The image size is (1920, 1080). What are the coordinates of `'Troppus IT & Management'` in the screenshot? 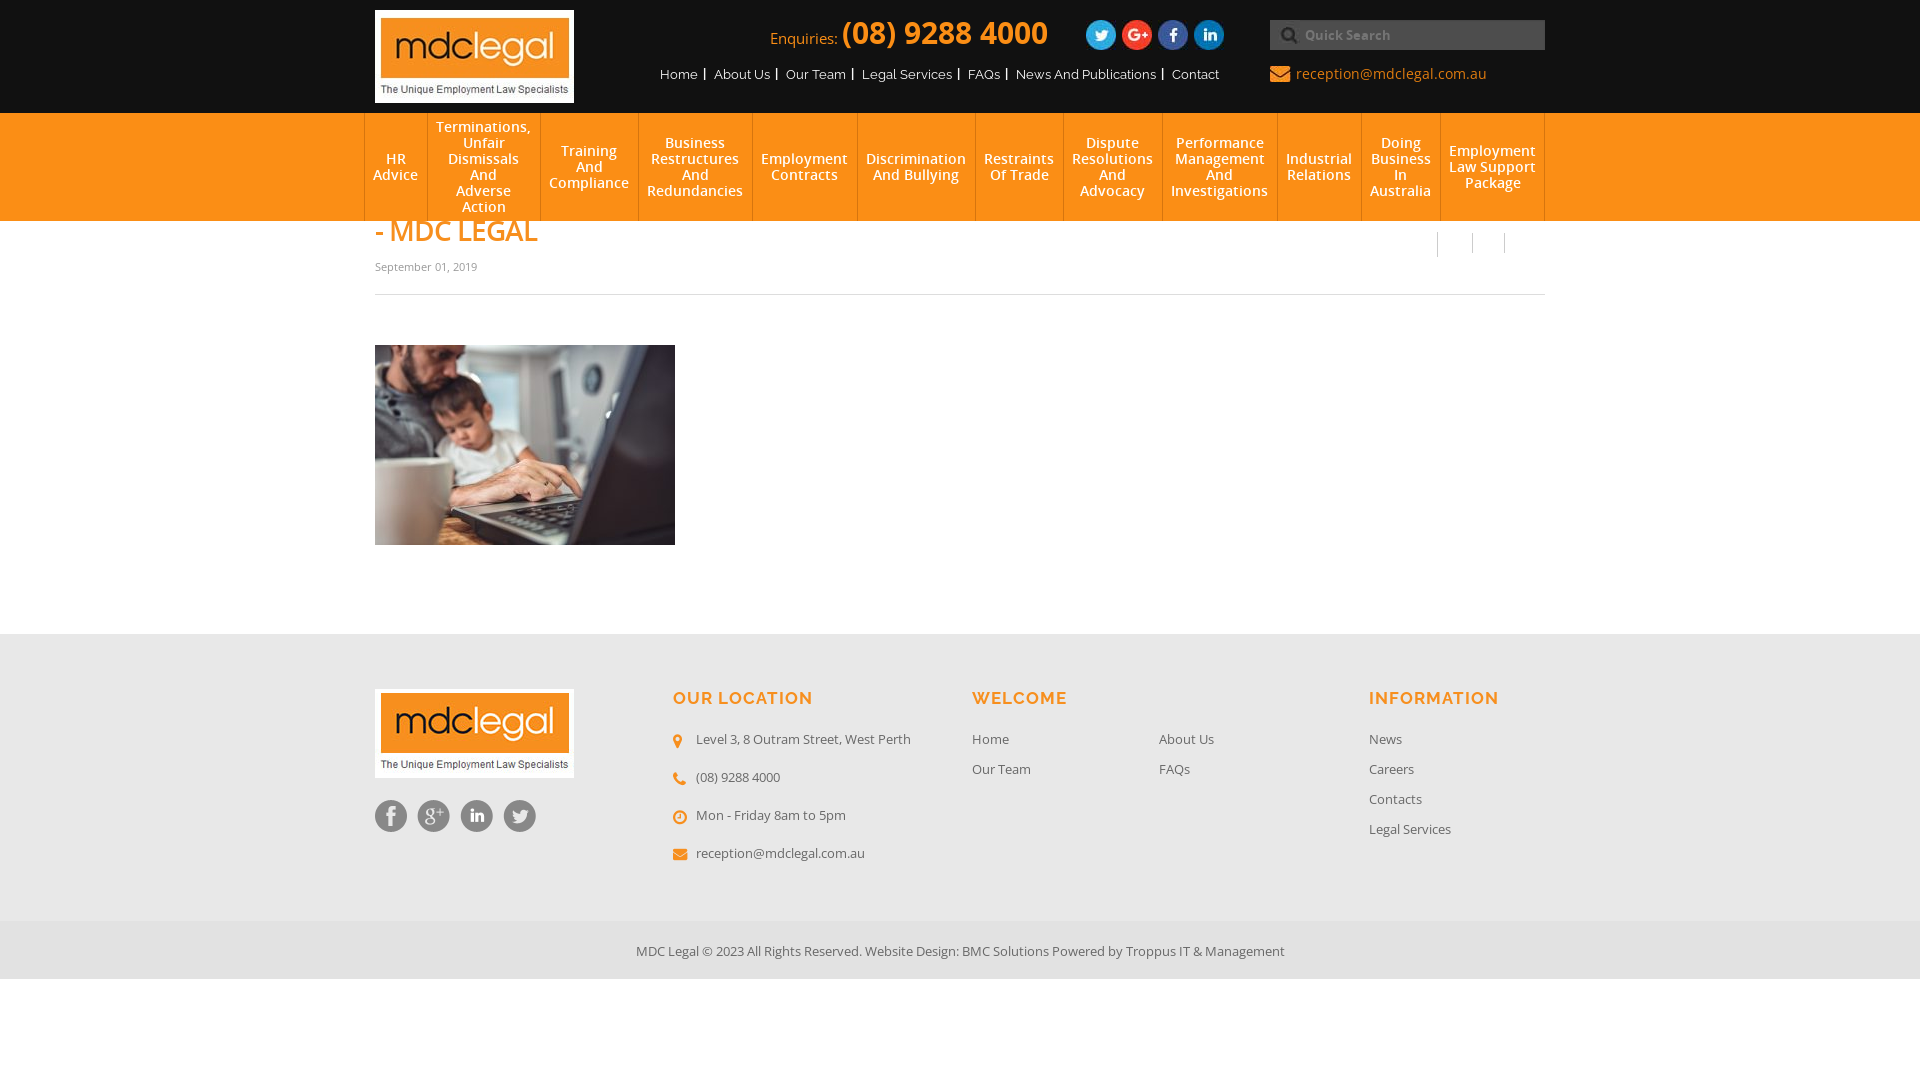 It's located at (1204, 950).